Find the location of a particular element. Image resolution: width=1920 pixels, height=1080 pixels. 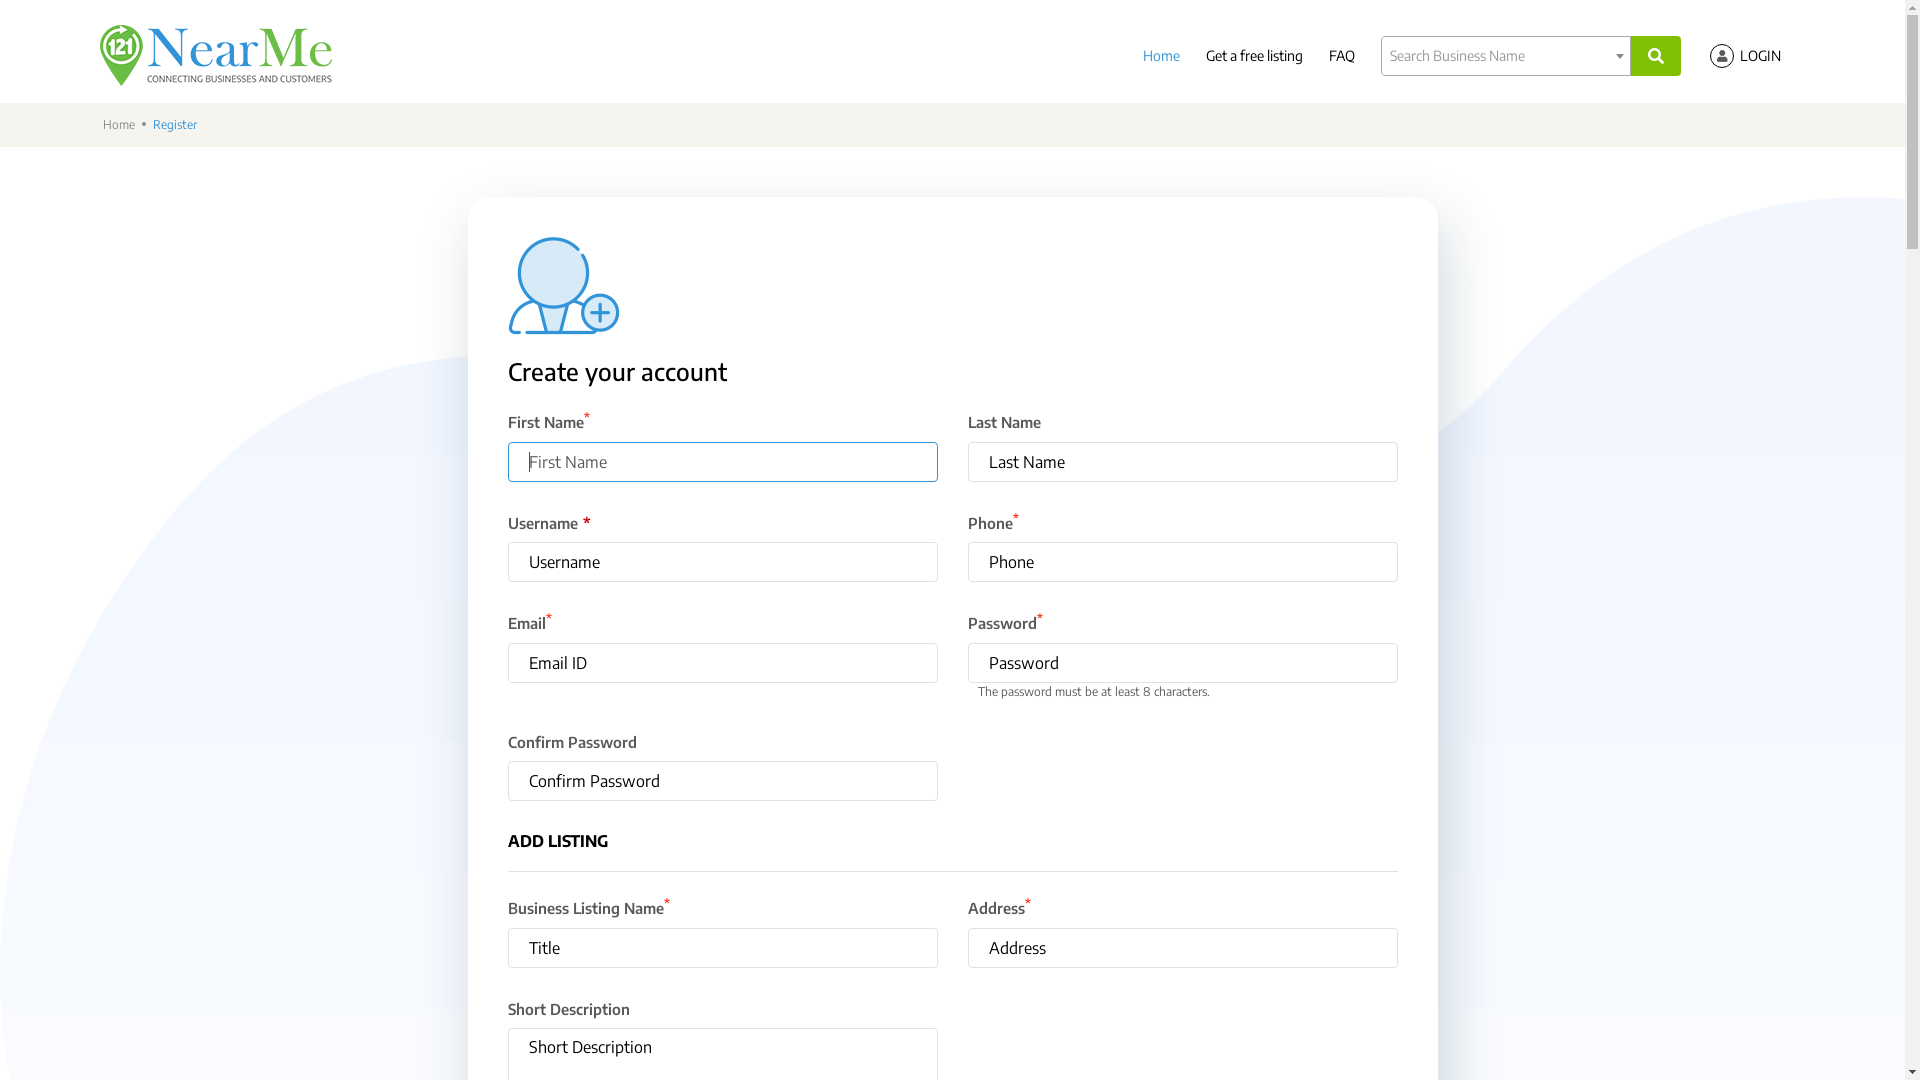

'Home' is located at coordinates (1161, 54).